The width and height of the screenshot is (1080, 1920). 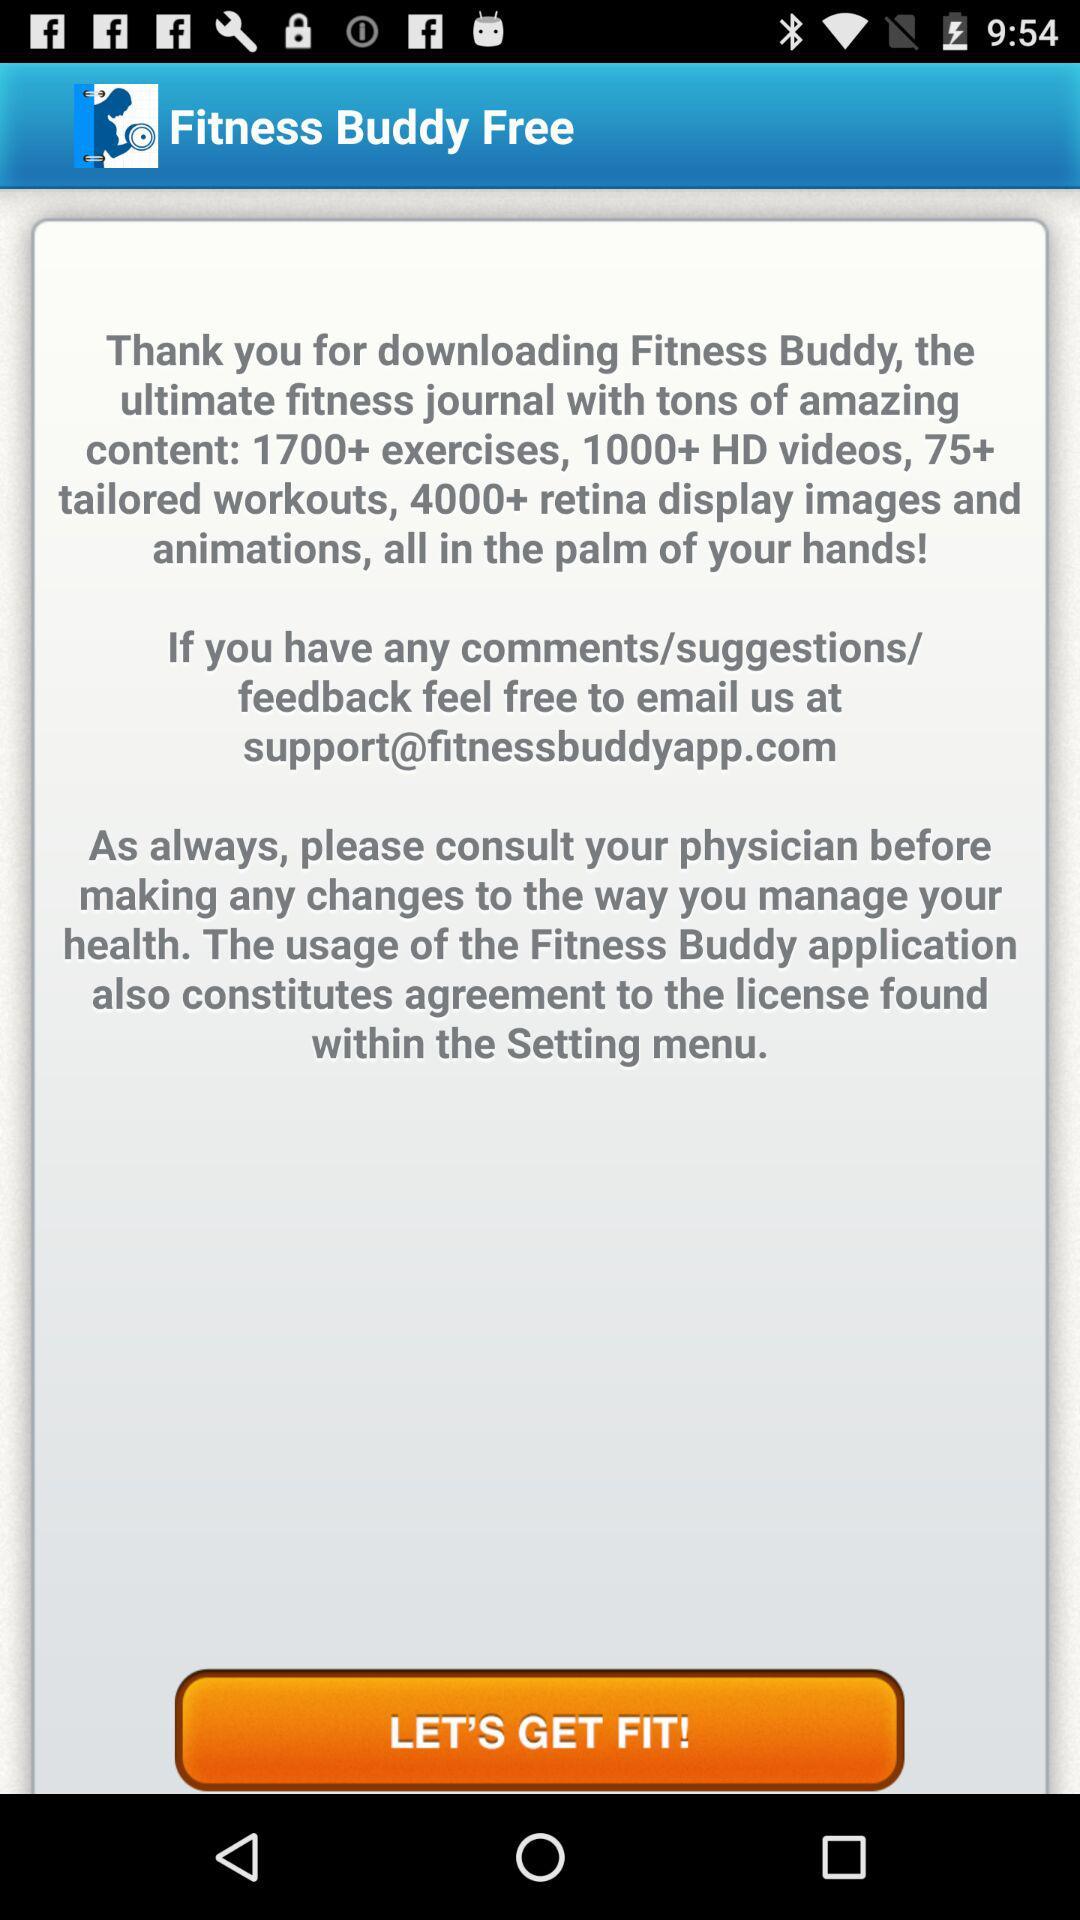 What do you see at coordinates (538, 1730) in the screenshot?
I see `see more information on how to get fit` at bounding box center [538, 1730].